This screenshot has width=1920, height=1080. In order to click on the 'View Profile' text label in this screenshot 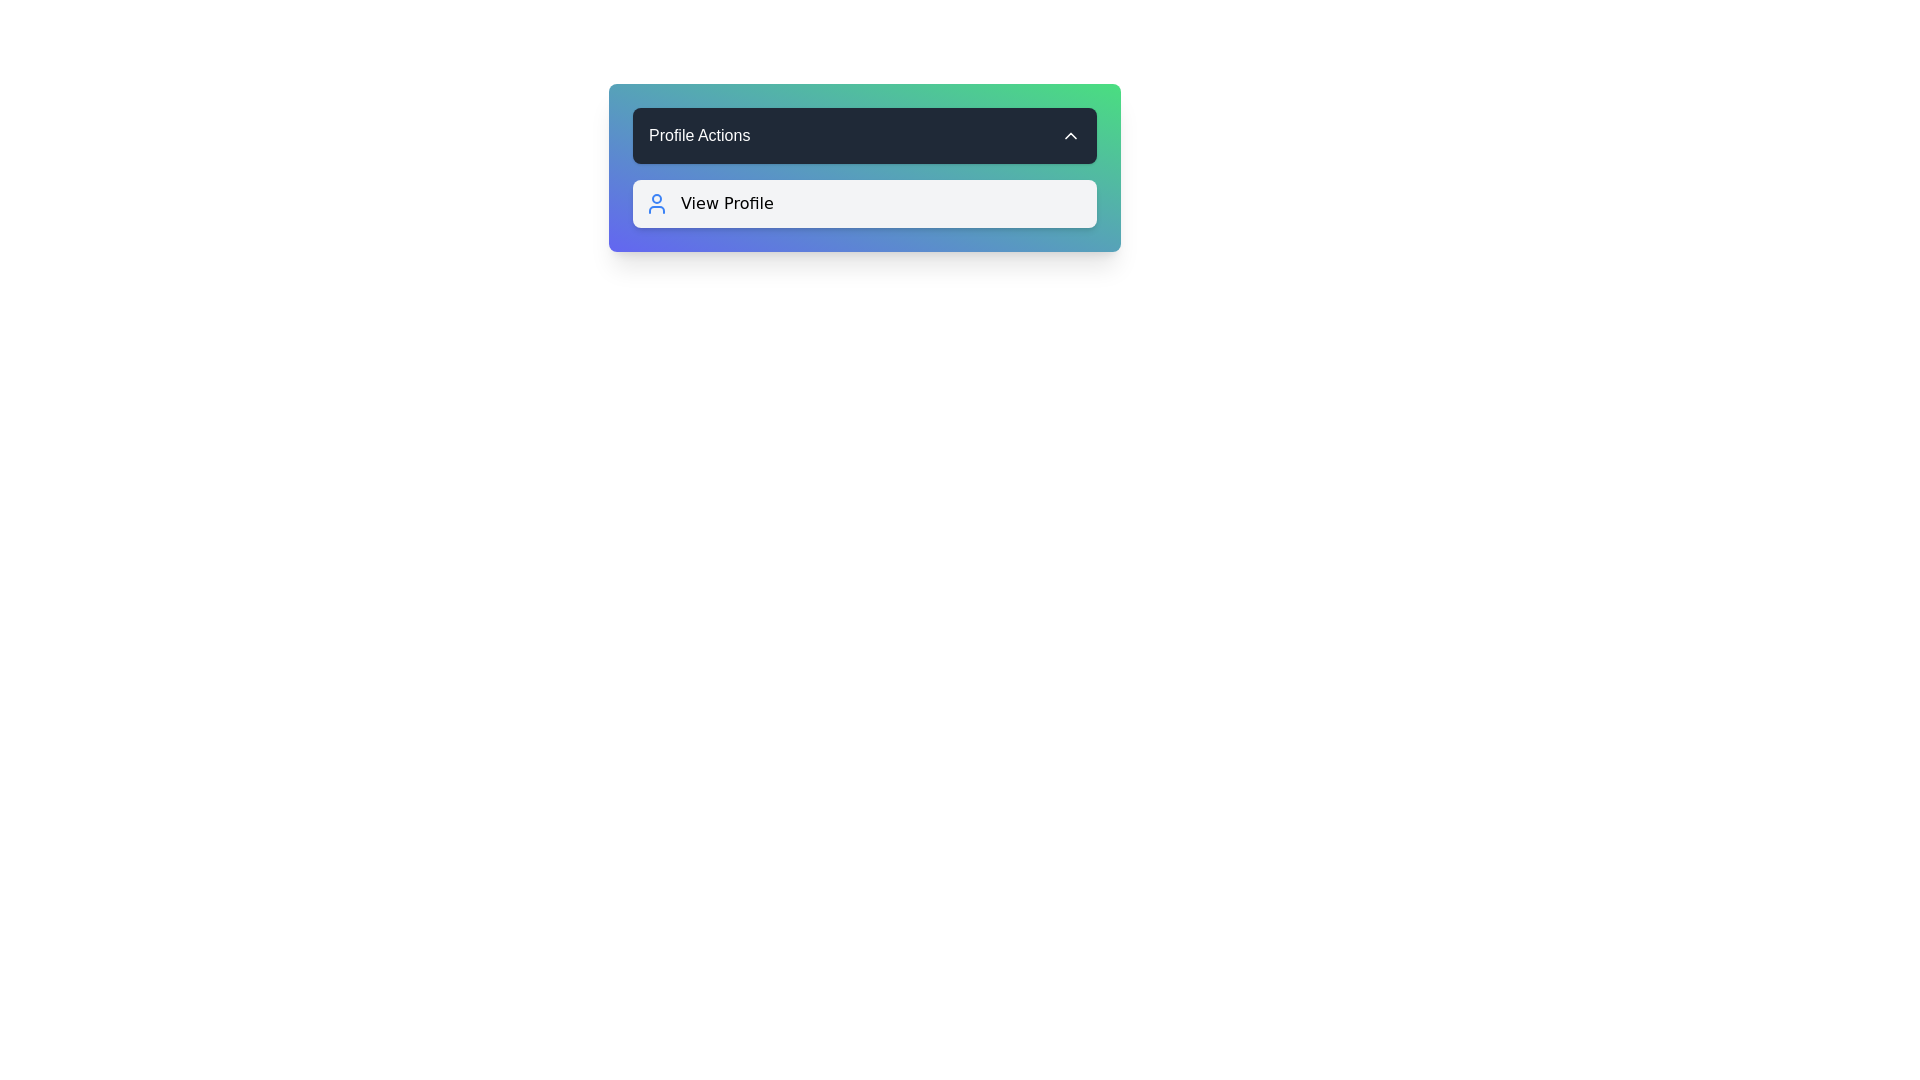, I will do `click(726, 204)`.